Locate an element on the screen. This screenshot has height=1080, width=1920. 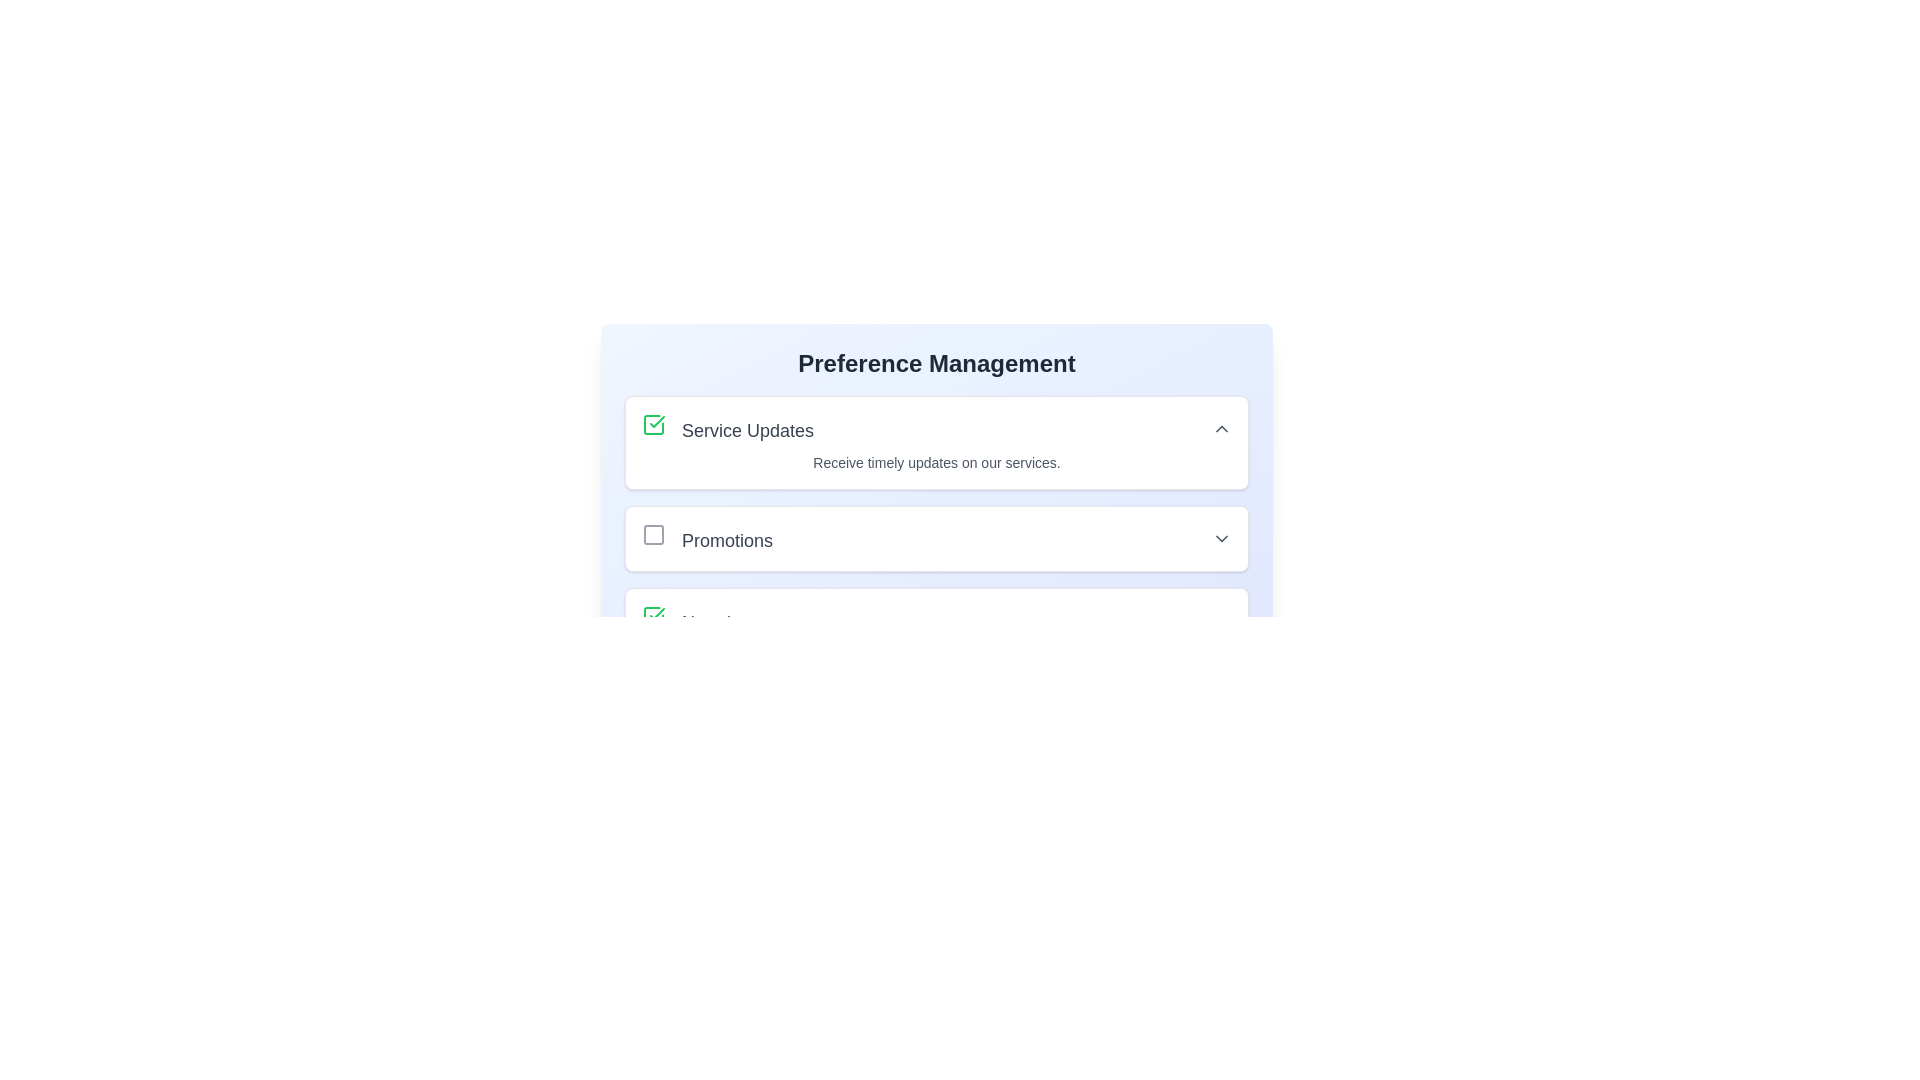
the label that indicates the purpose or category associated with the adjacent checkbox in the 'Preference Management' section is located at coordinates (726, 540).